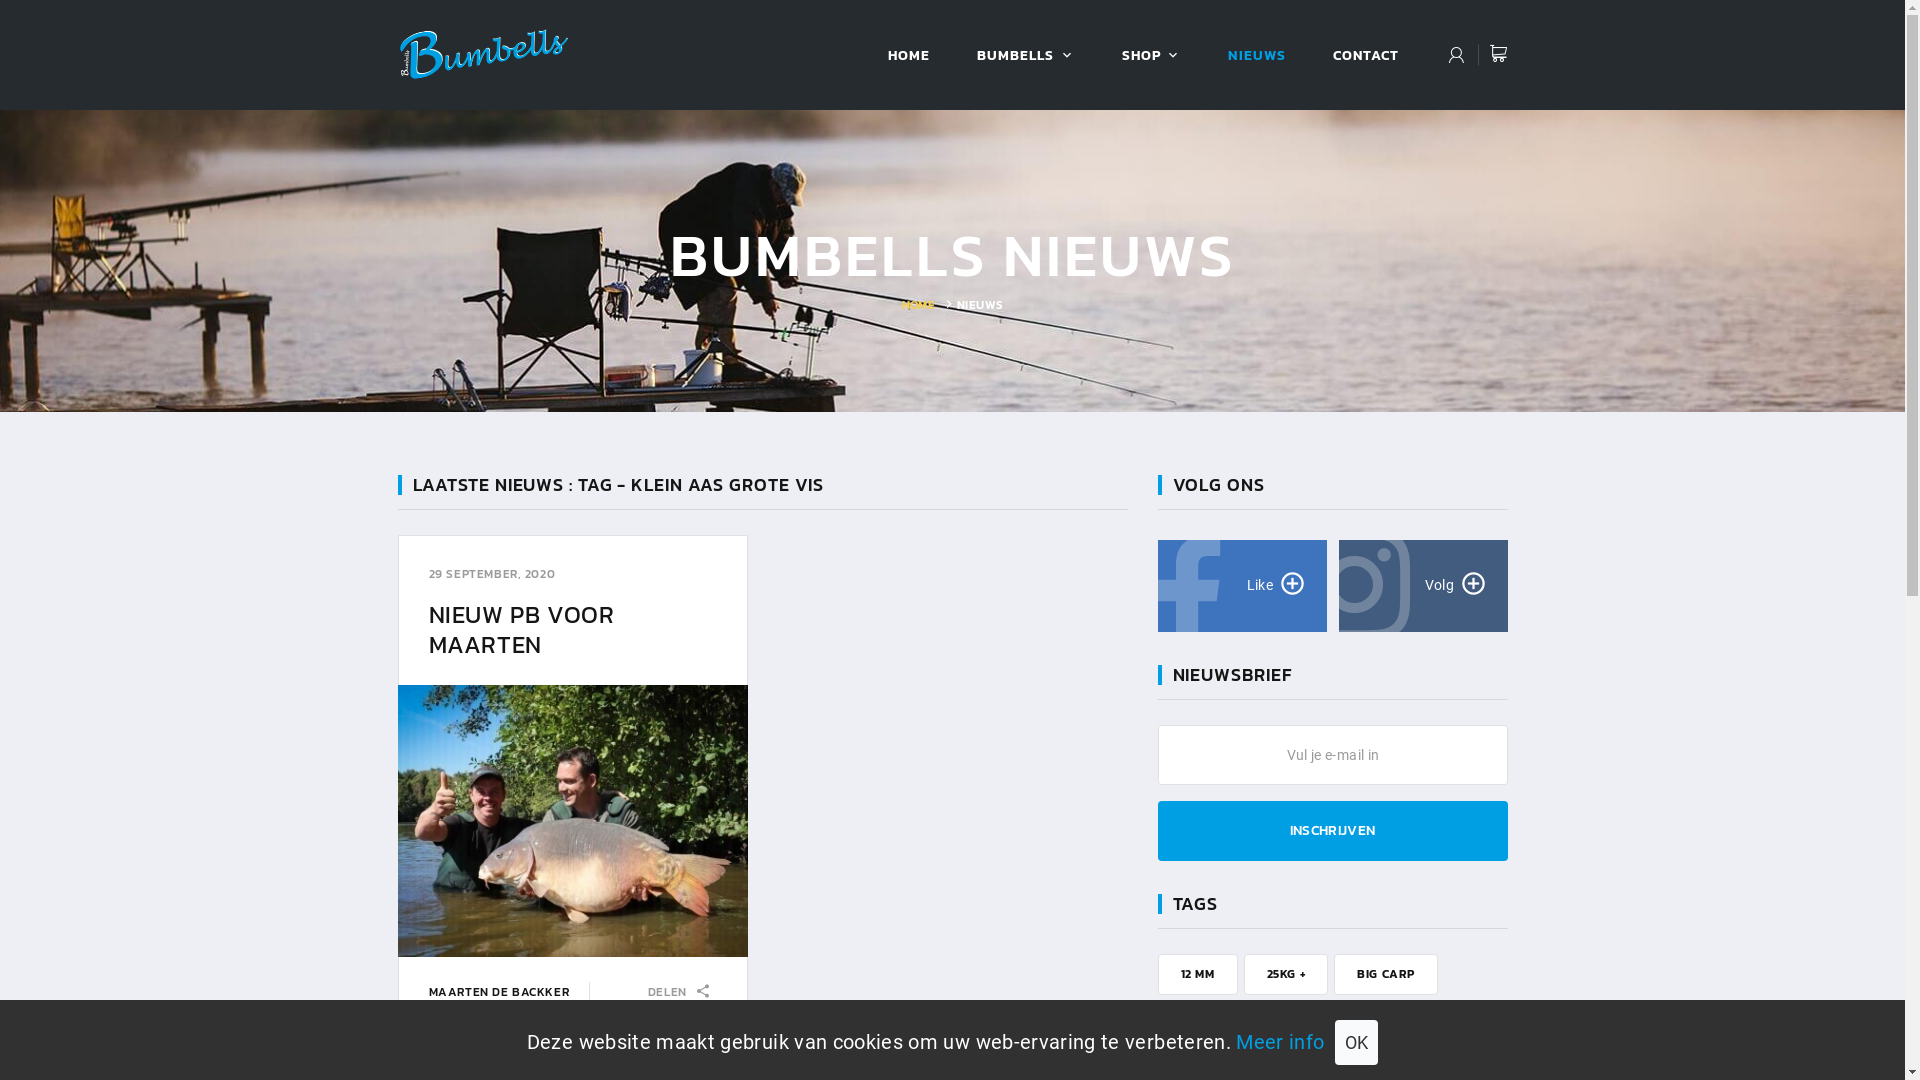 The width and height of the screenshot is (1920, 1080). What do you see at coordinates (1286, 973) in the screenshot?
I see `'25KG +'` at bounding box center [1286, 973].